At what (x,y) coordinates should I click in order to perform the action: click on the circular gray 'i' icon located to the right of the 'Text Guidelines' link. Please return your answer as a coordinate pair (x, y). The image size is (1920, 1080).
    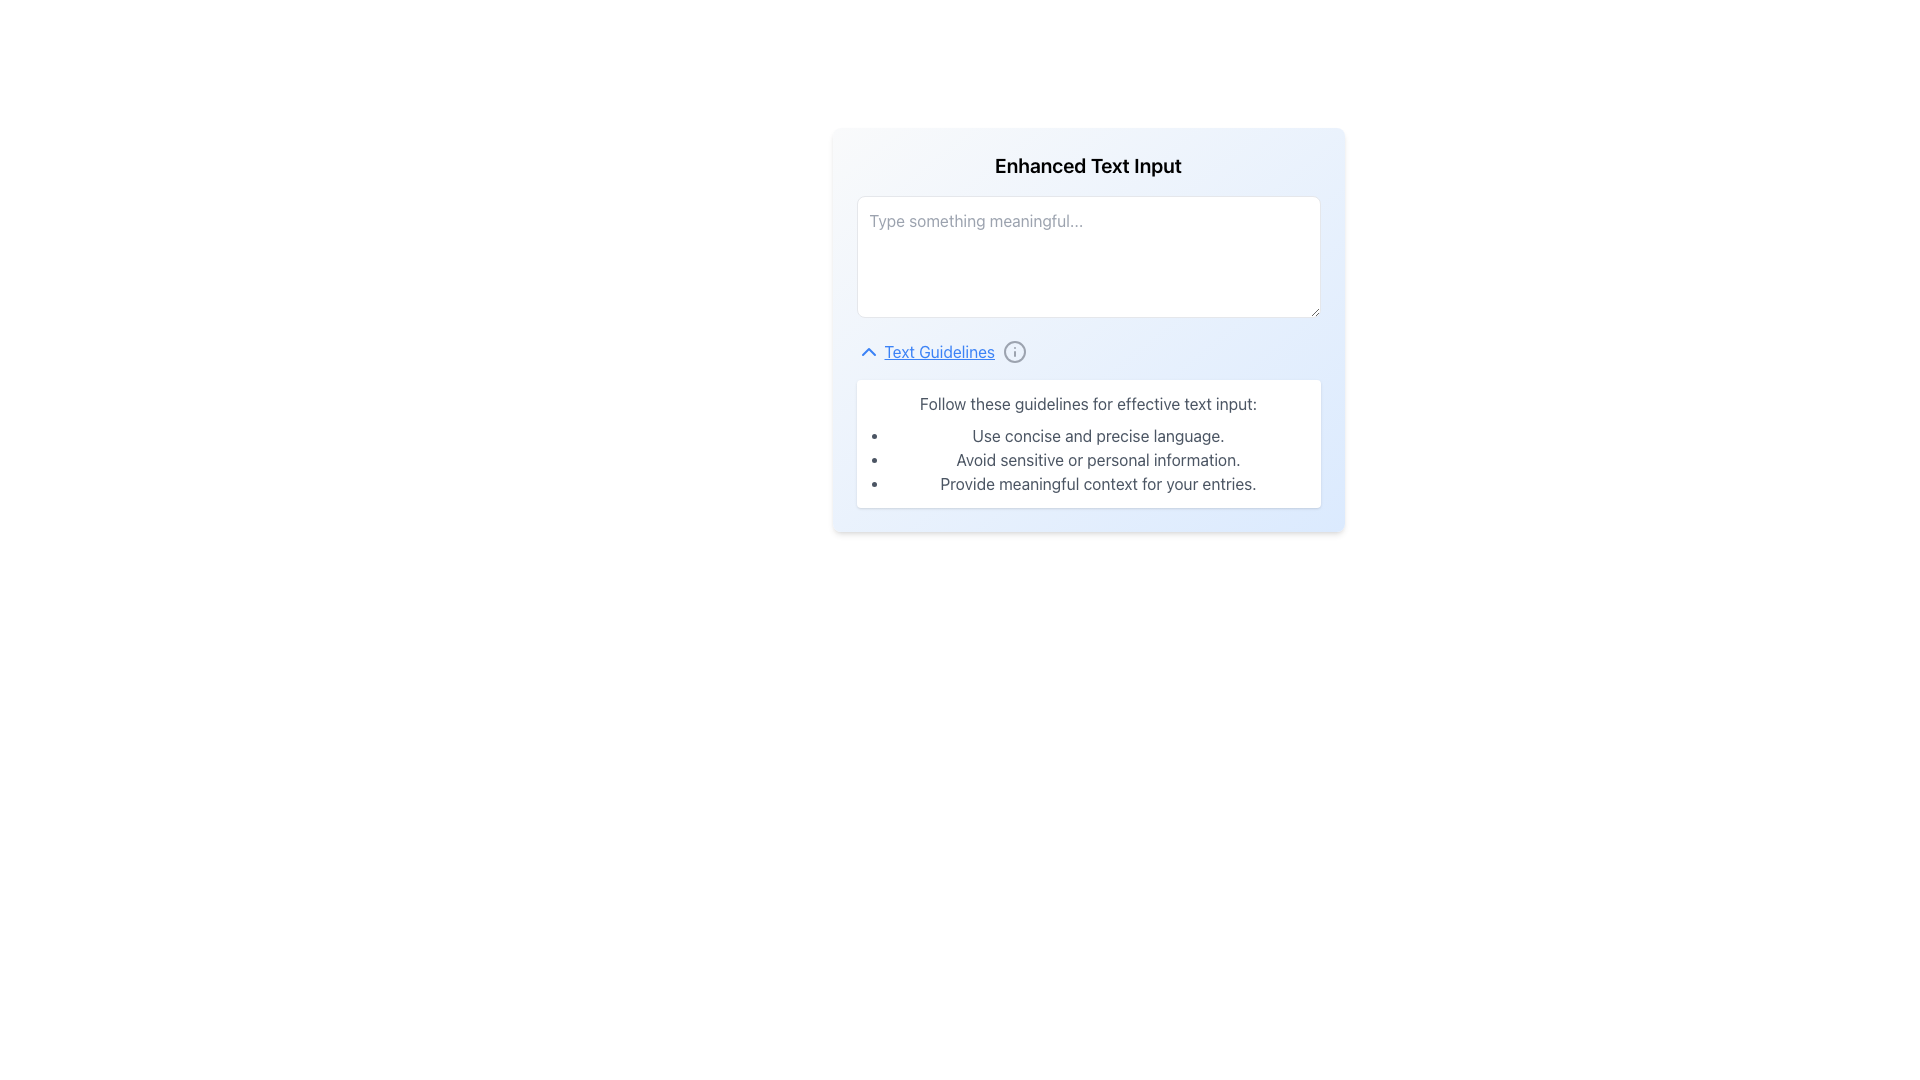
    Looking at the image, I should click on (1014, 350).